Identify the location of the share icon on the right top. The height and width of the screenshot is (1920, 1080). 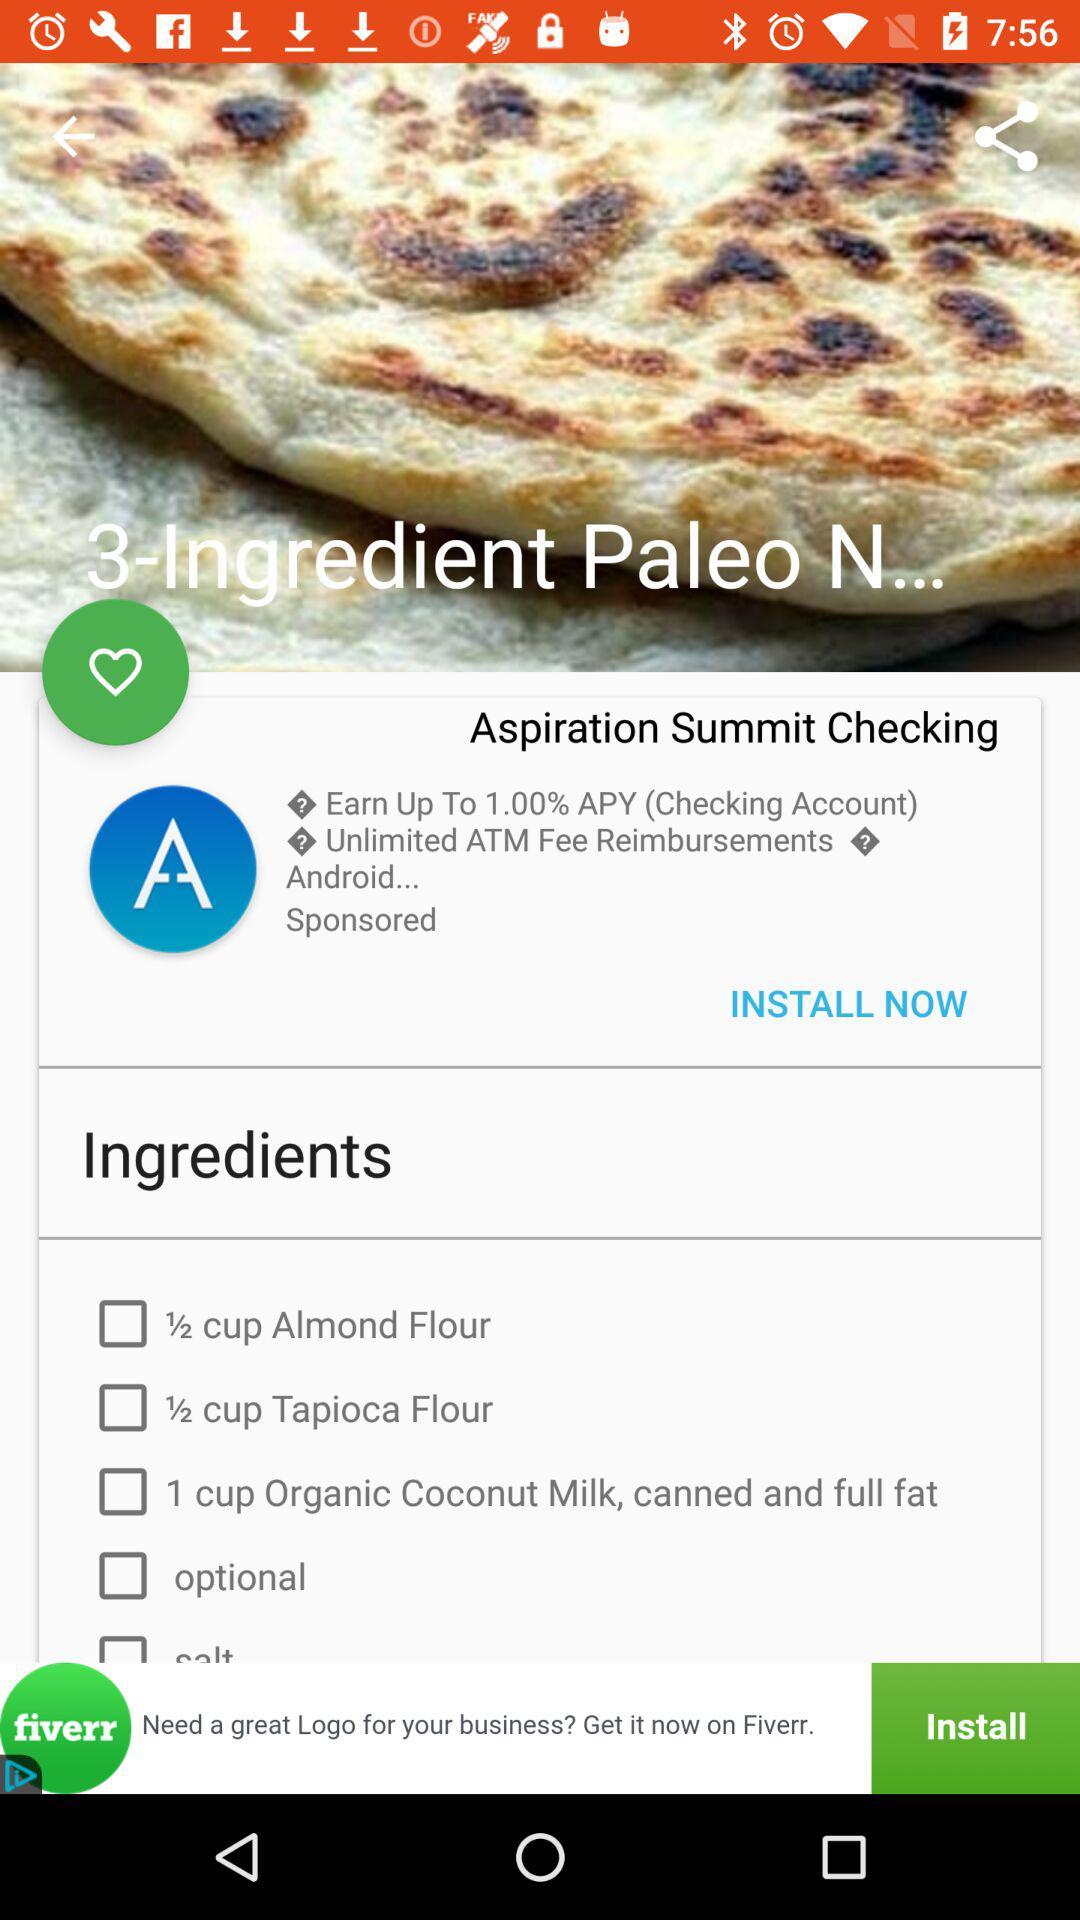
(1006, 136).